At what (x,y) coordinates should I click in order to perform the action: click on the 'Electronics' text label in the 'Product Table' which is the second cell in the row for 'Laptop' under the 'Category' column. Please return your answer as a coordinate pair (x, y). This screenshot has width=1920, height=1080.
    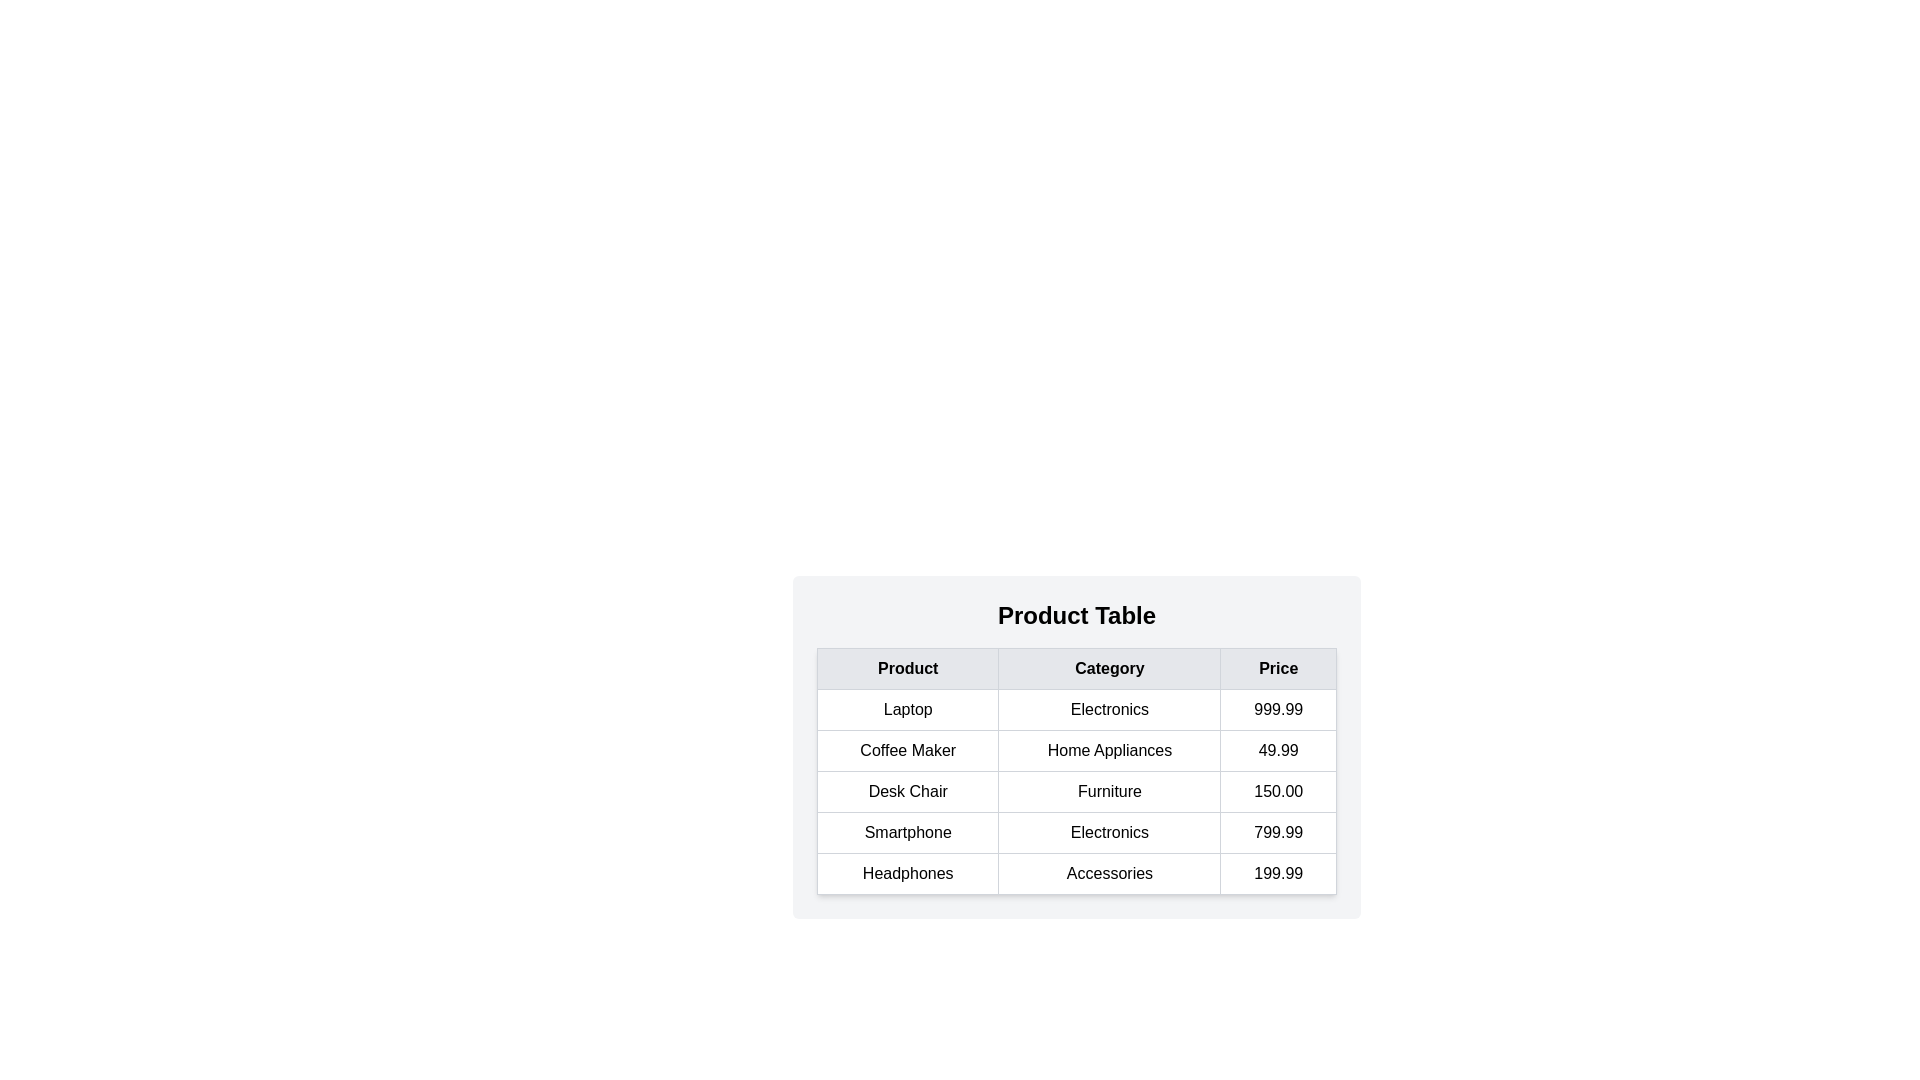
    Looking at the image, I should click on (1108, 708).